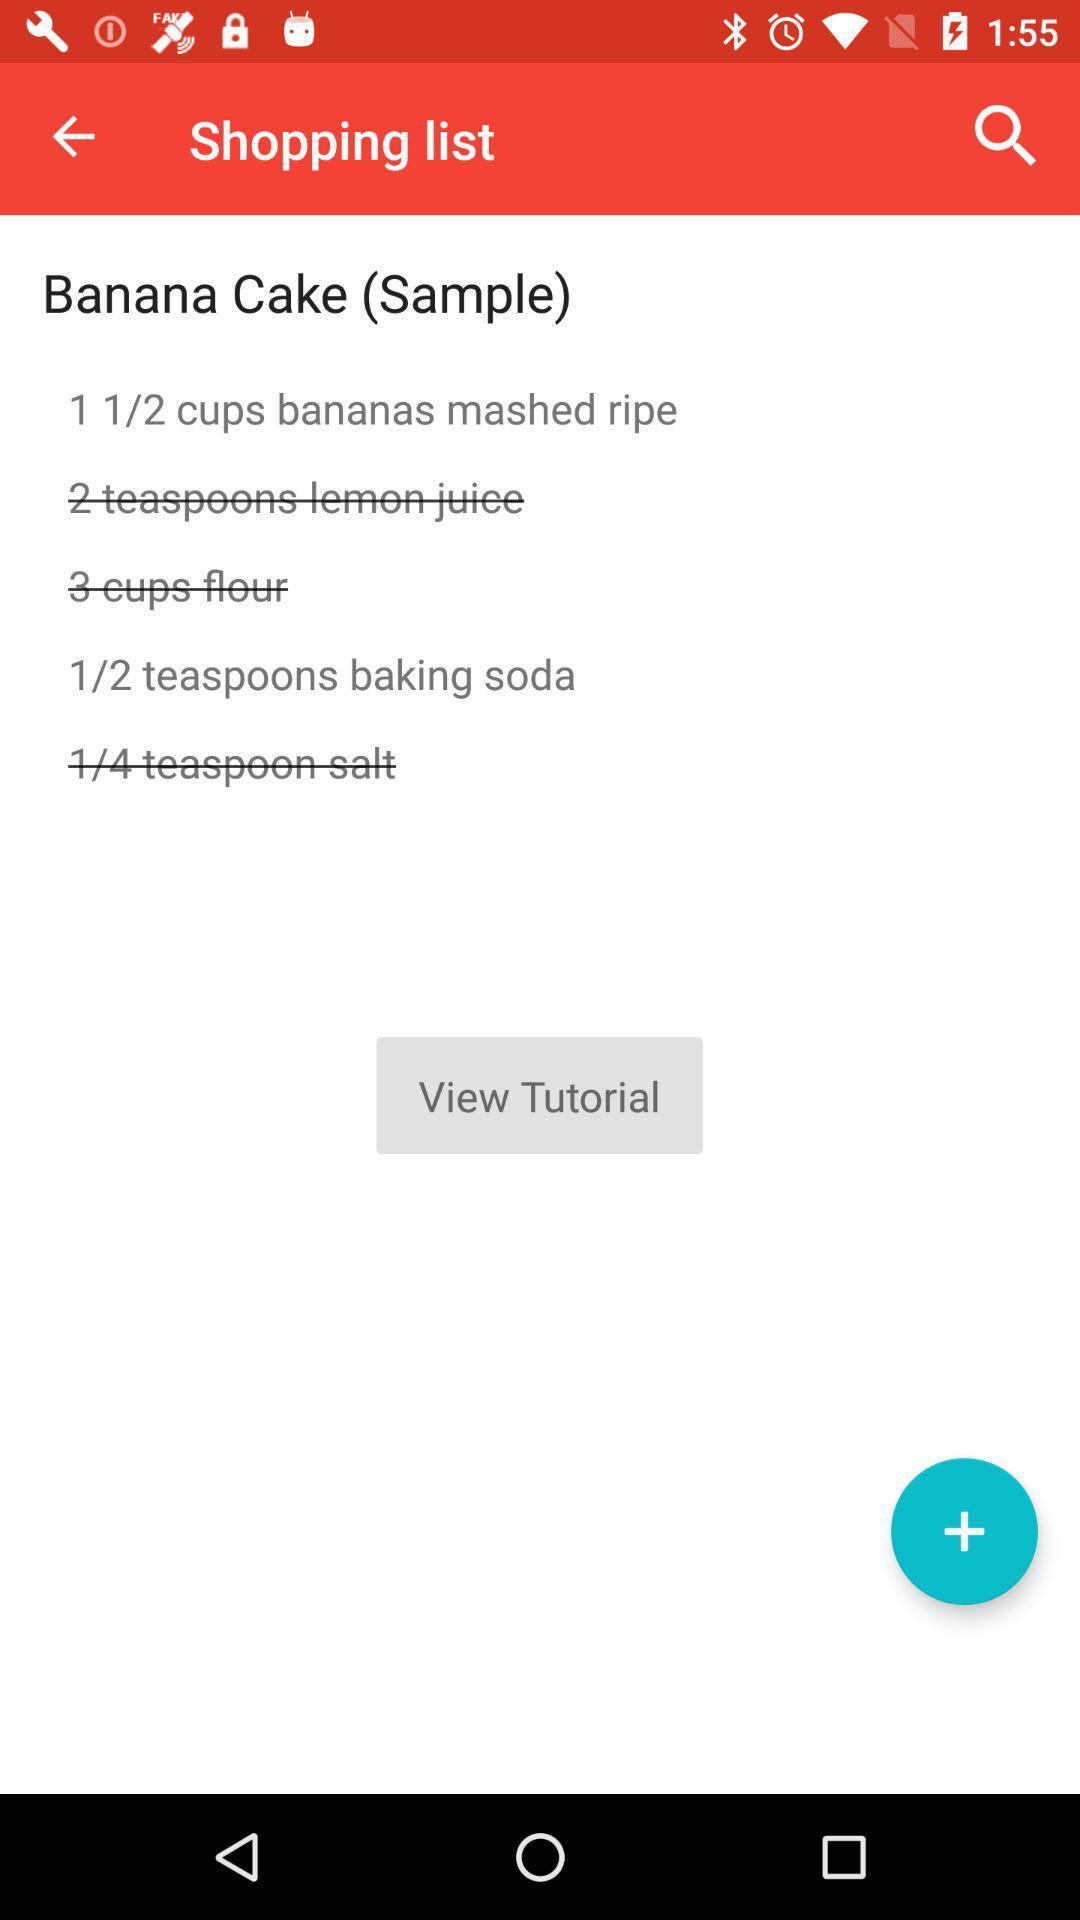  I want to click on to list, so click(963, 1530).